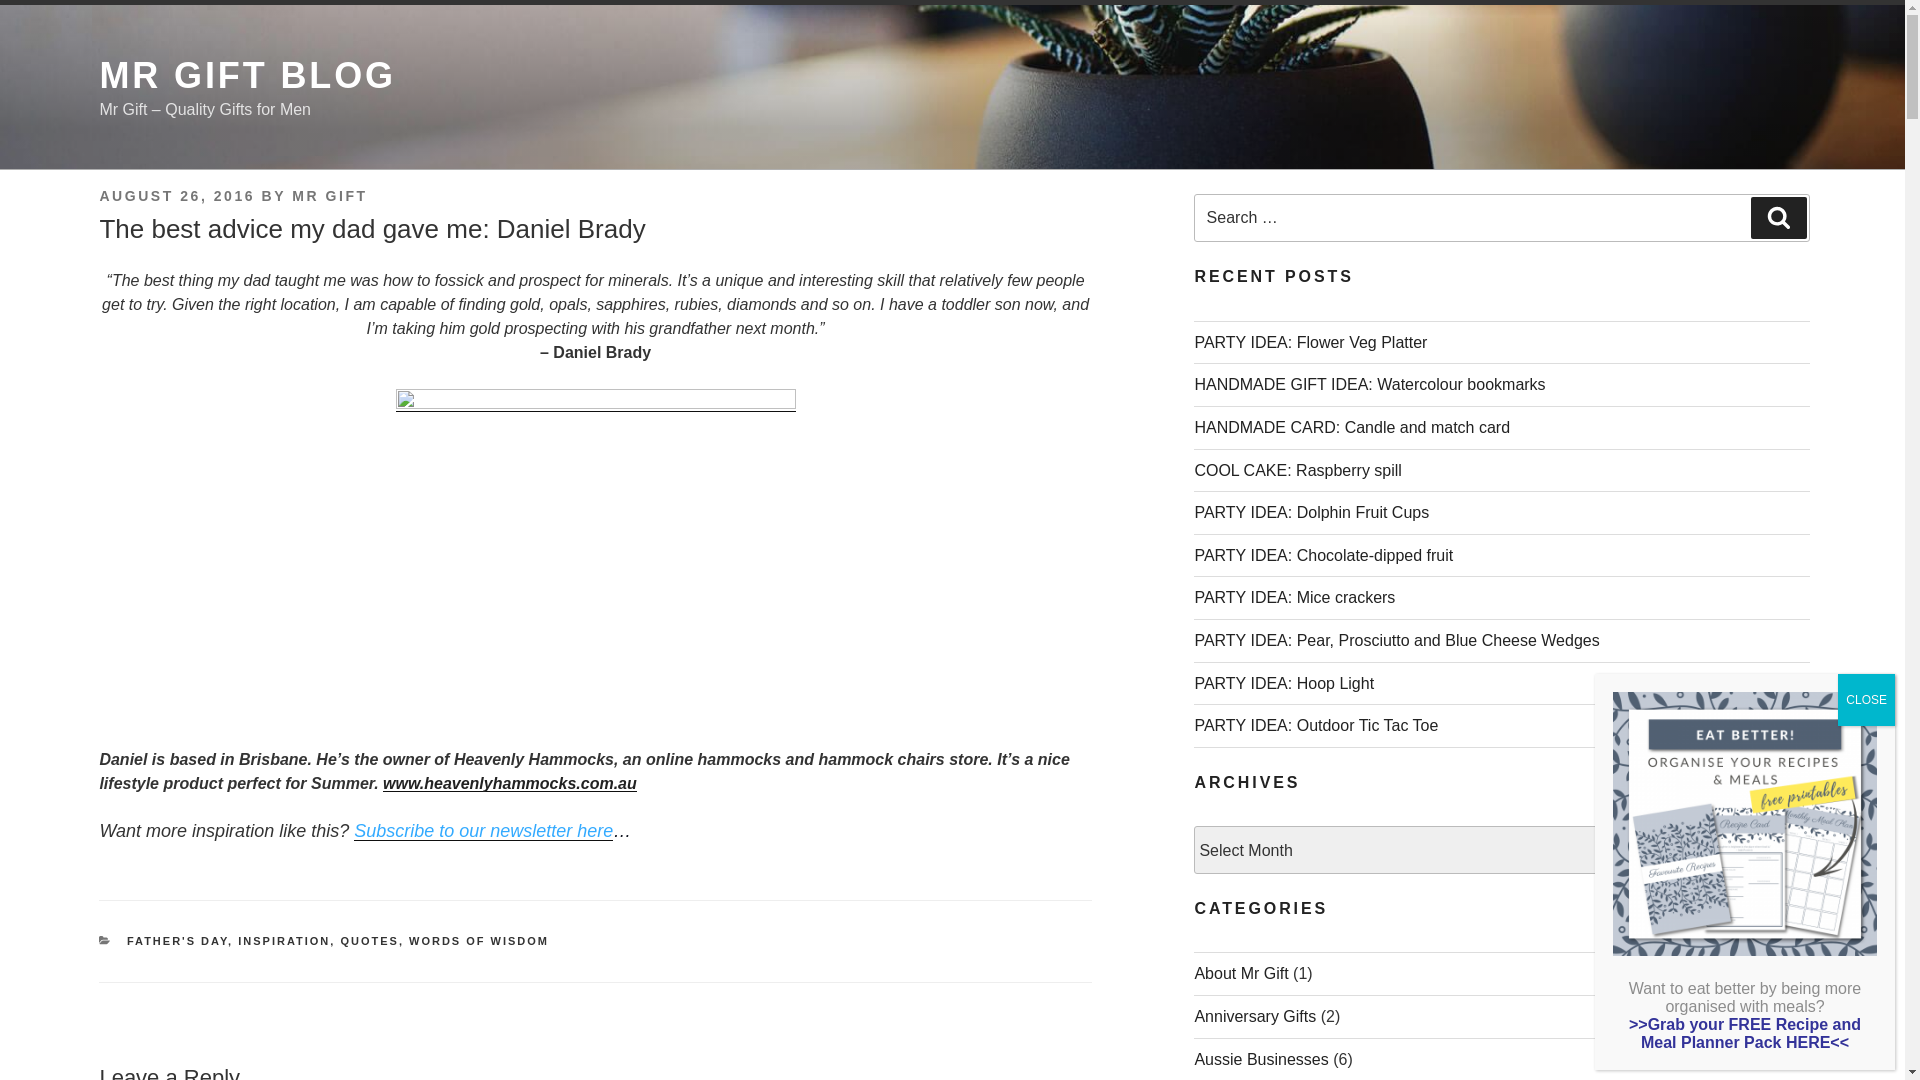 This screenshot has height=1080, width=1920. I want to click on 'MR GIFT BLOG', so click(246, 74).